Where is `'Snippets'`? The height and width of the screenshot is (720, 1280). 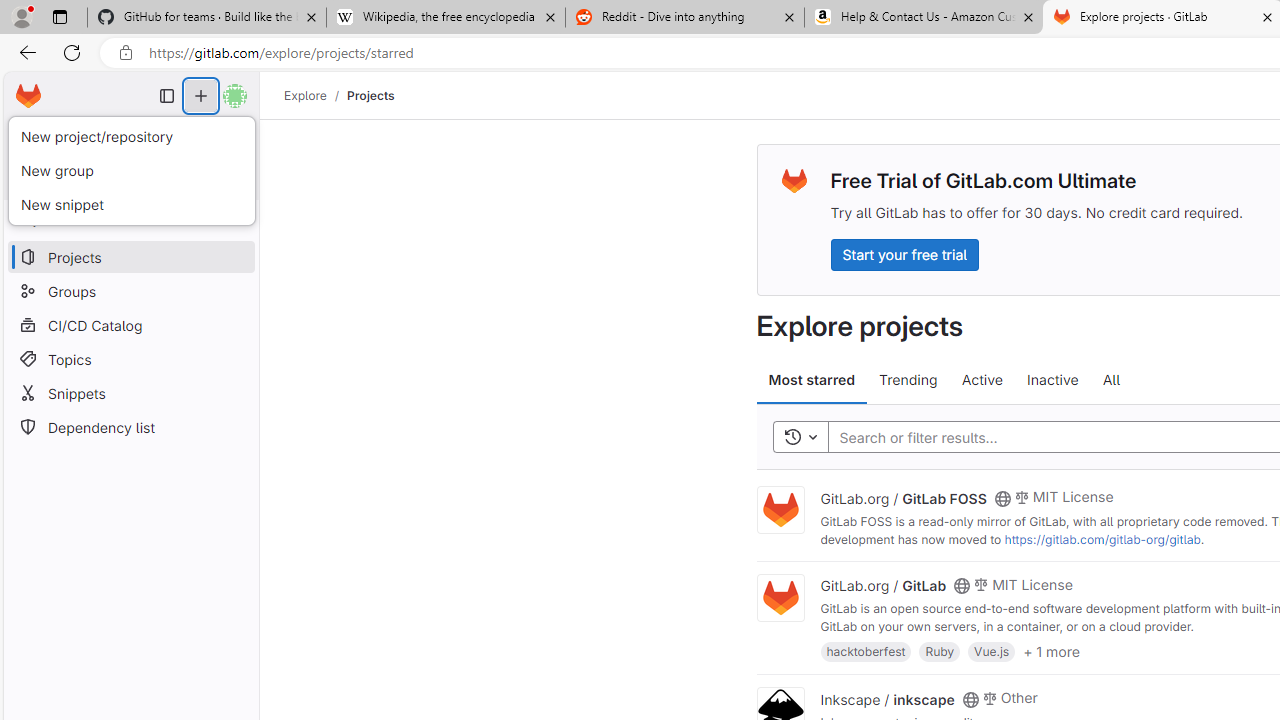 'Snippets' is located at coordinates (130, 393).